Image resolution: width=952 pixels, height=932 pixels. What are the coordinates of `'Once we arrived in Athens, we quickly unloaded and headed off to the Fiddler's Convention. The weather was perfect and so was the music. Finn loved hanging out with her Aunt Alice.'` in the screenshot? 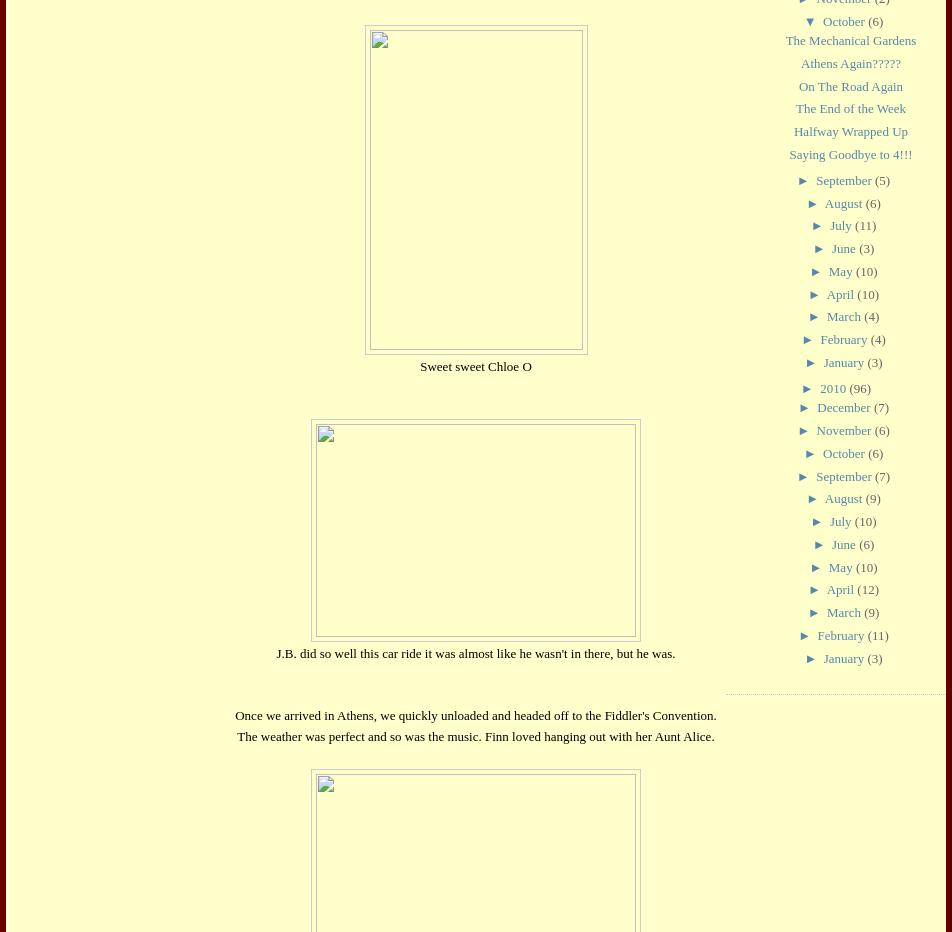 It's located at (475, 725).